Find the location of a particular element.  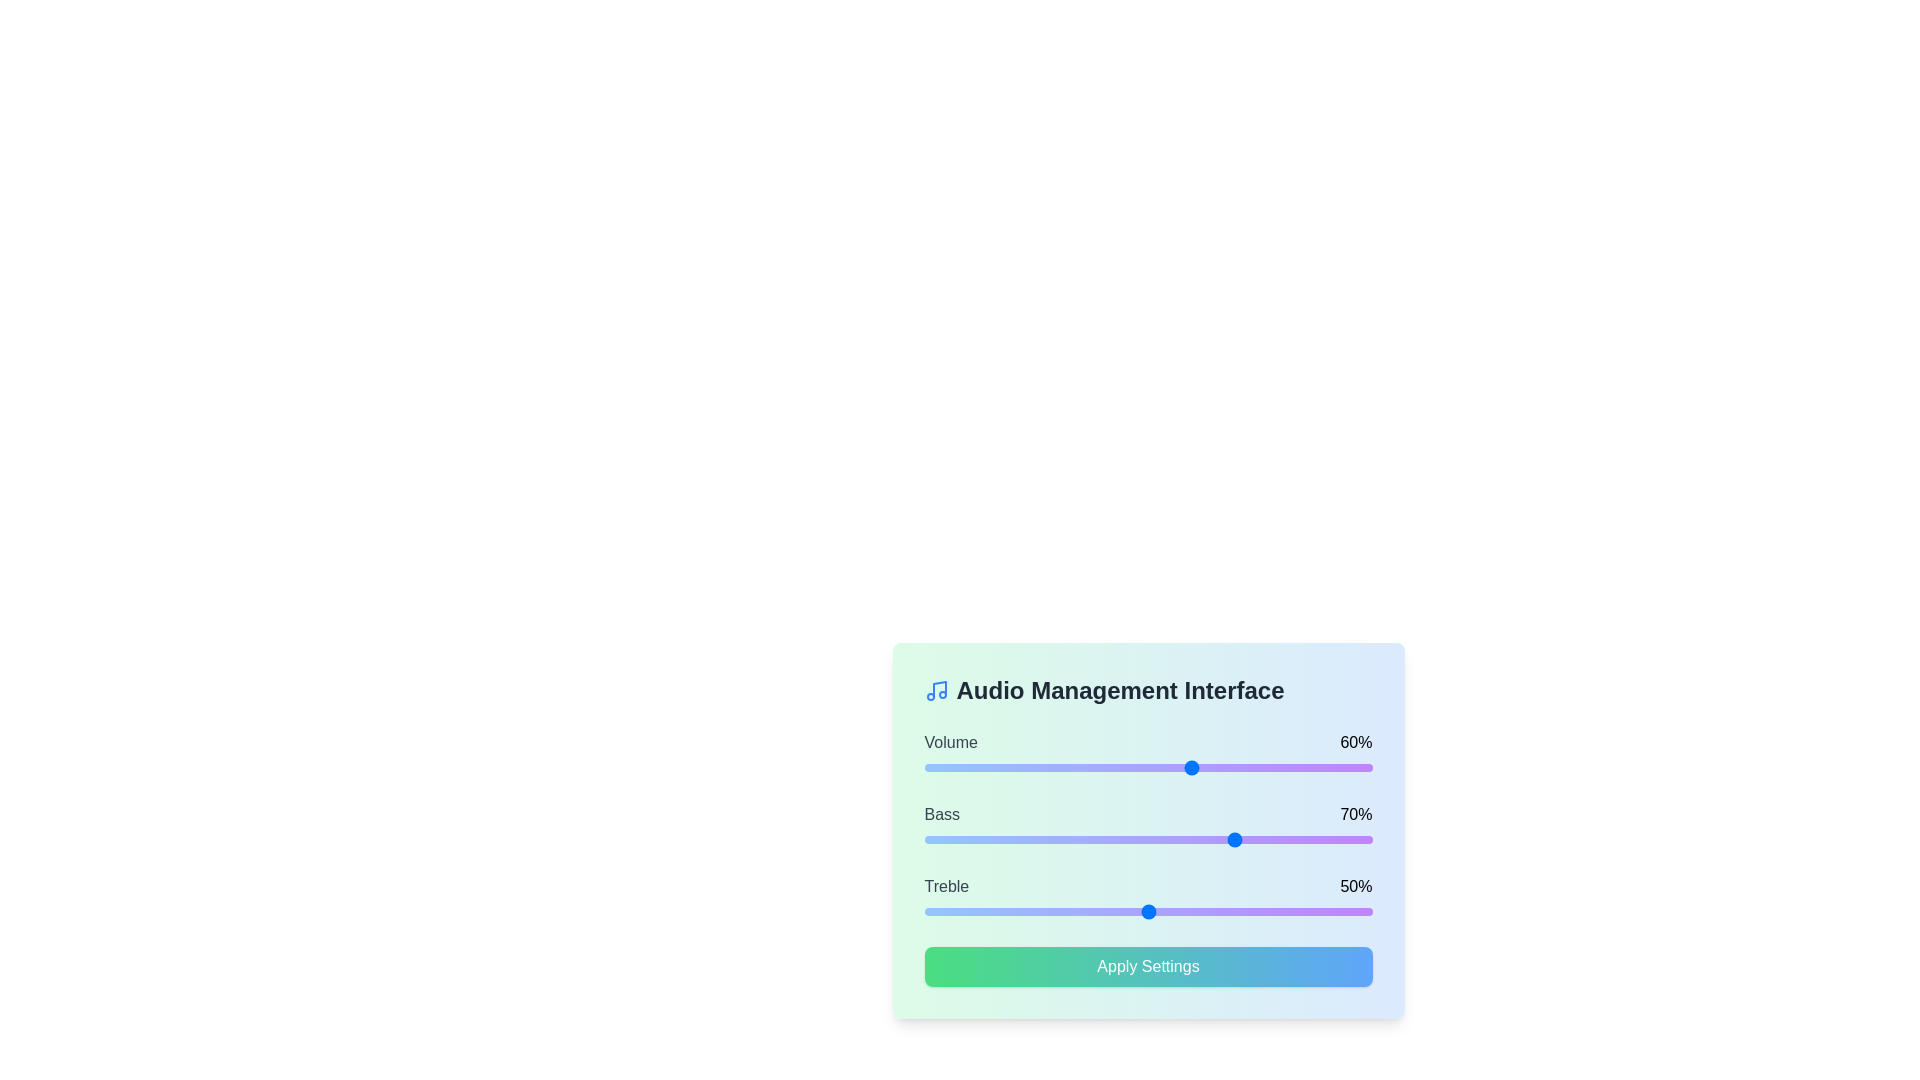

the treble level is located at coordinates (982, 911).